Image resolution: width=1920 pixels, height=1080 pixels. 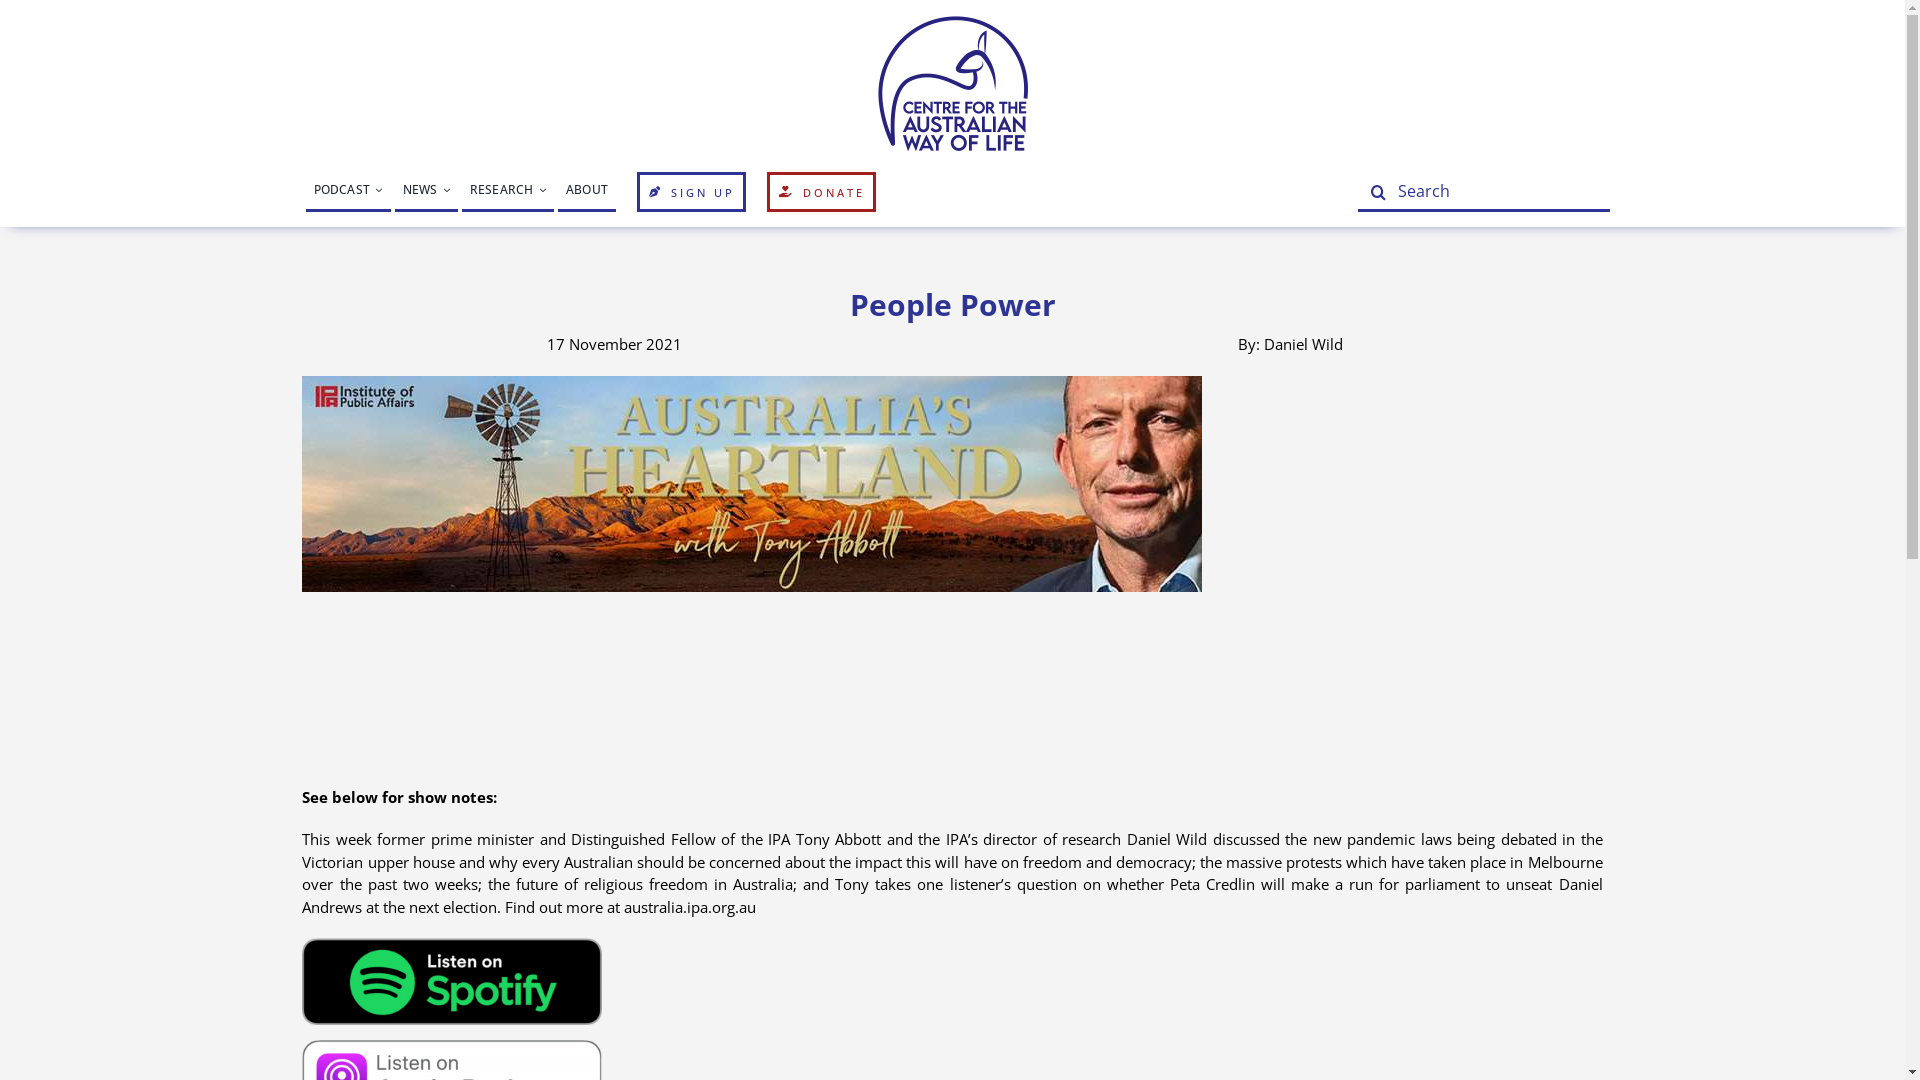 I want to click on 'RESEARCH', so click(x=508, y=192).